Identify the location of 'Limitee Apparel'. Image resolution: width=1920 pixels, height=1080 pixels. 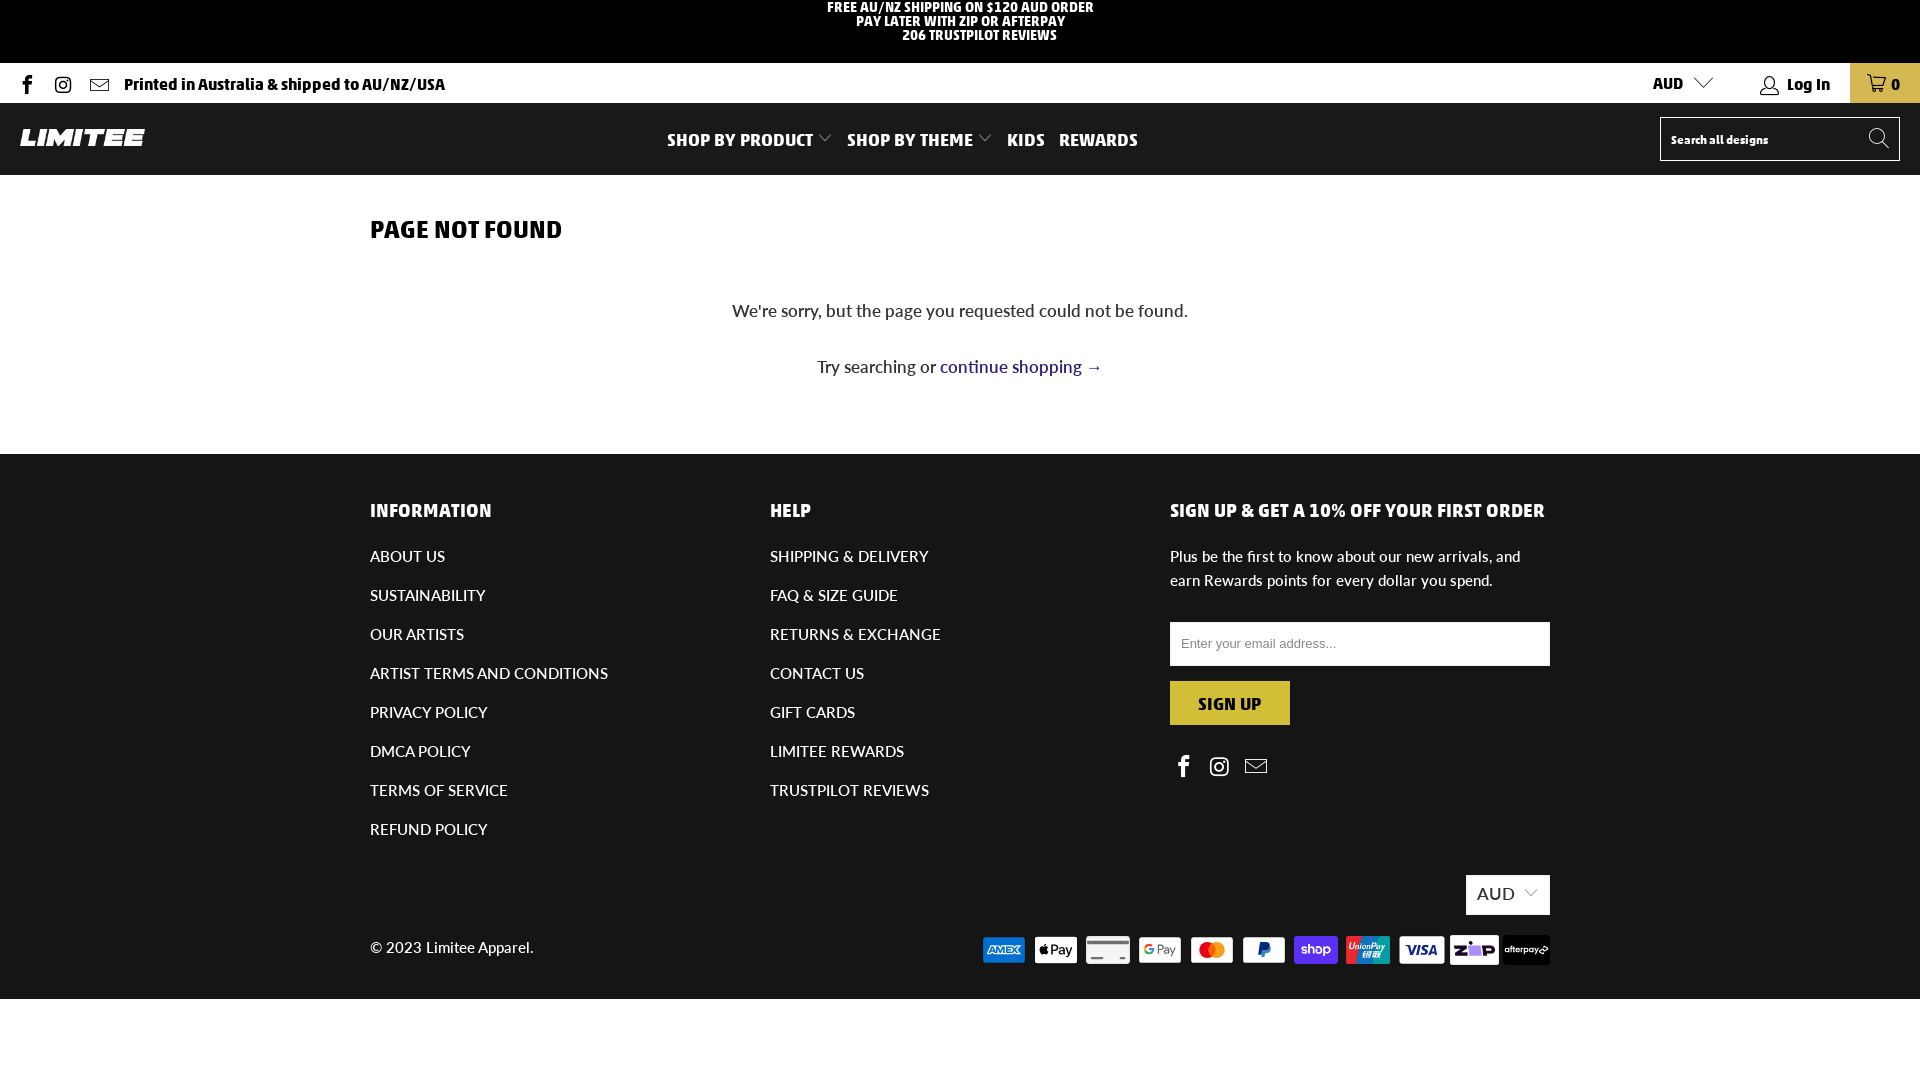
(477, 946).